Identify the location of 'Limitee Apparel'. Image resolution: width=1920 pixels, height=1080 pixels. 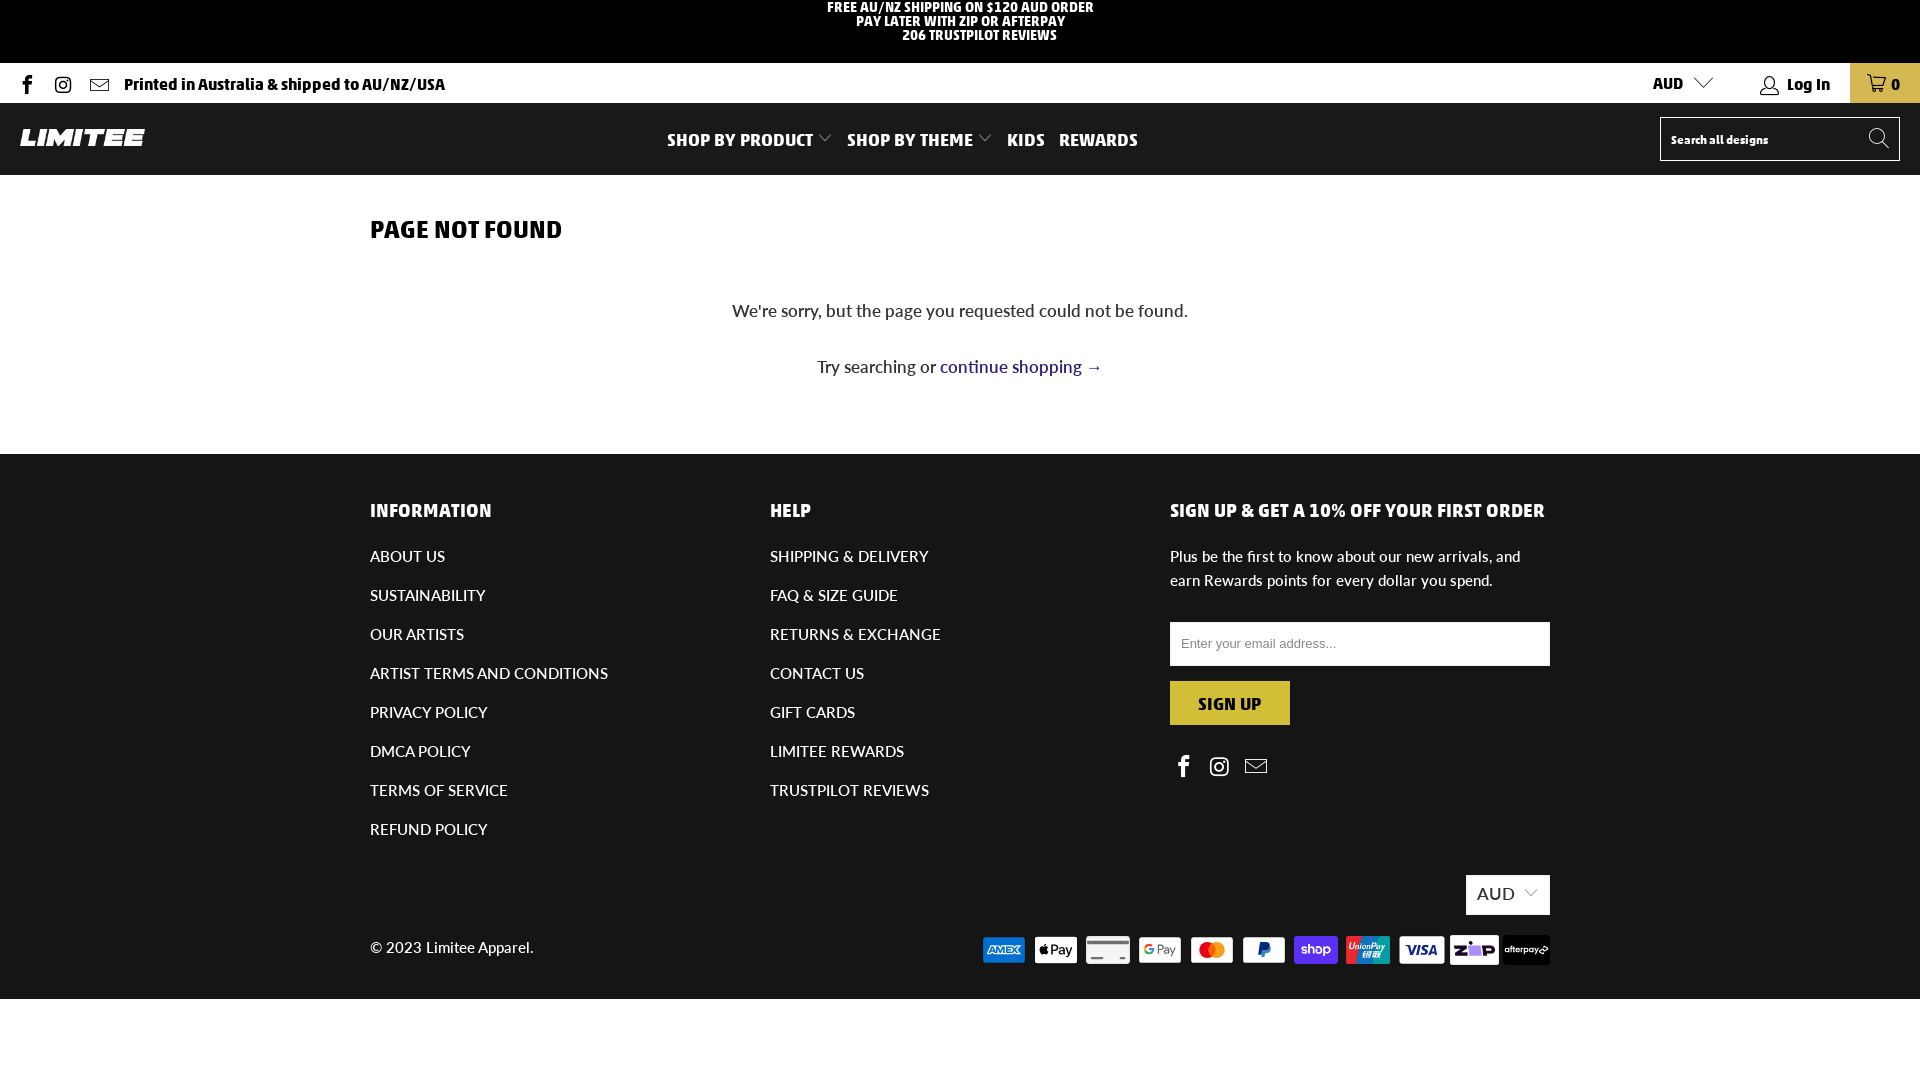
(477, 946).